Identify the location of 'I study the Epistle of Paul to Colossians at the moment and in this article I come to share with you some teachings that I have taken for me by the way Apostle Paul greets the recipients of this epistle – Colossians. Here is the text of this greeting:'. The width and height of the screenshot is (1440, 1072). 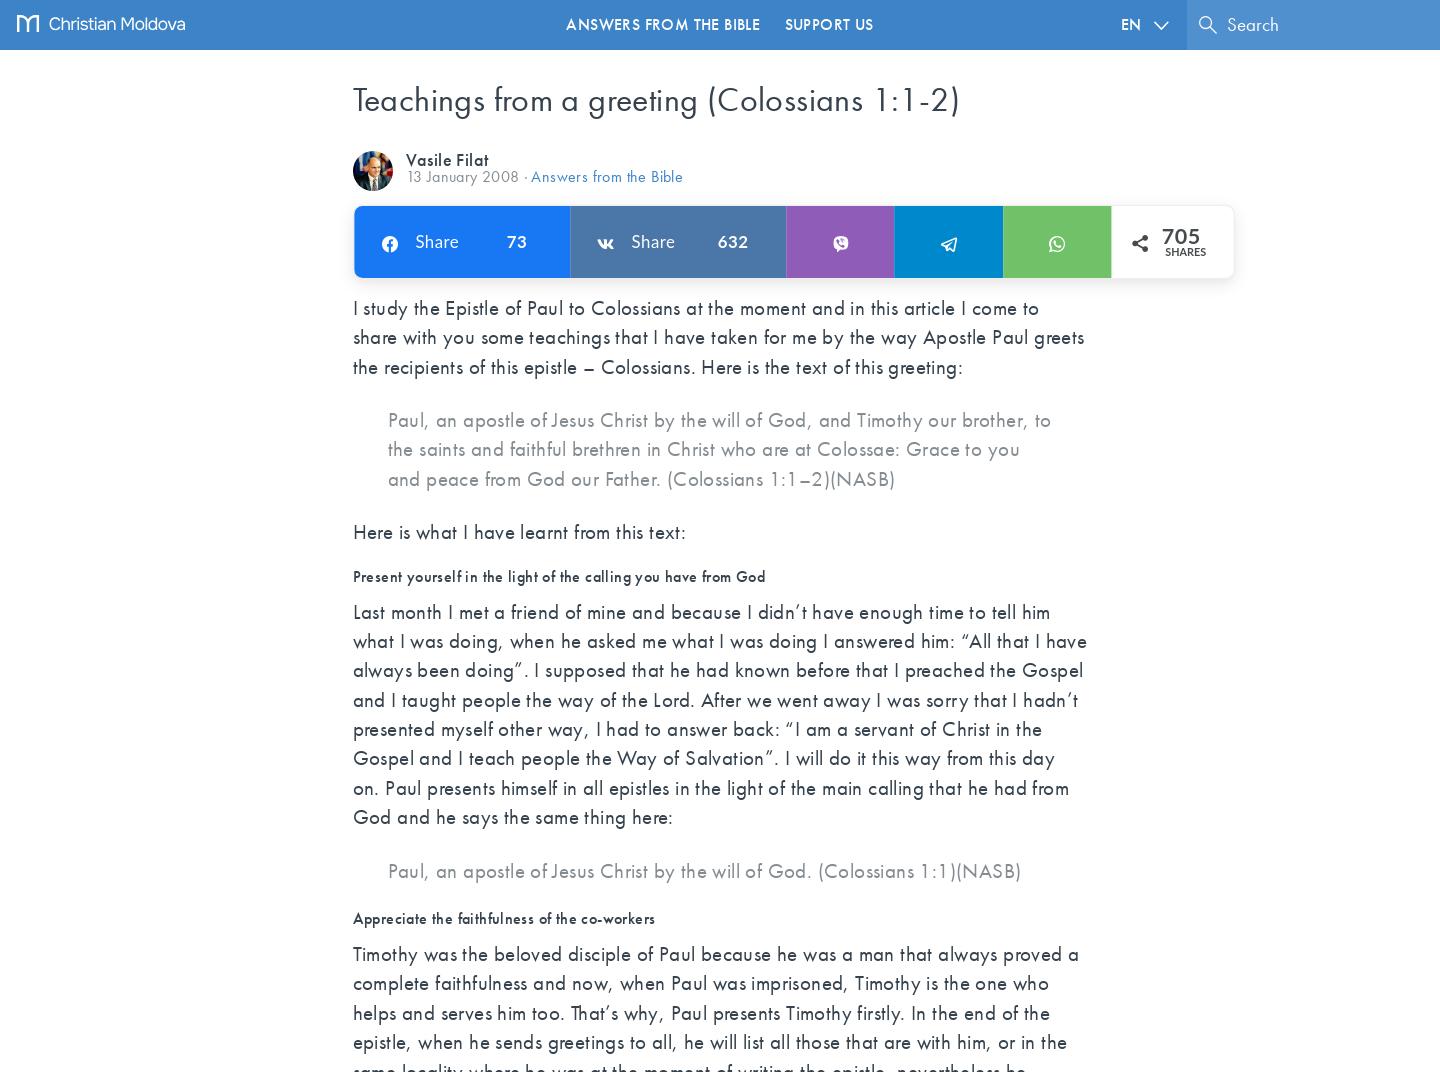
(717, 334).